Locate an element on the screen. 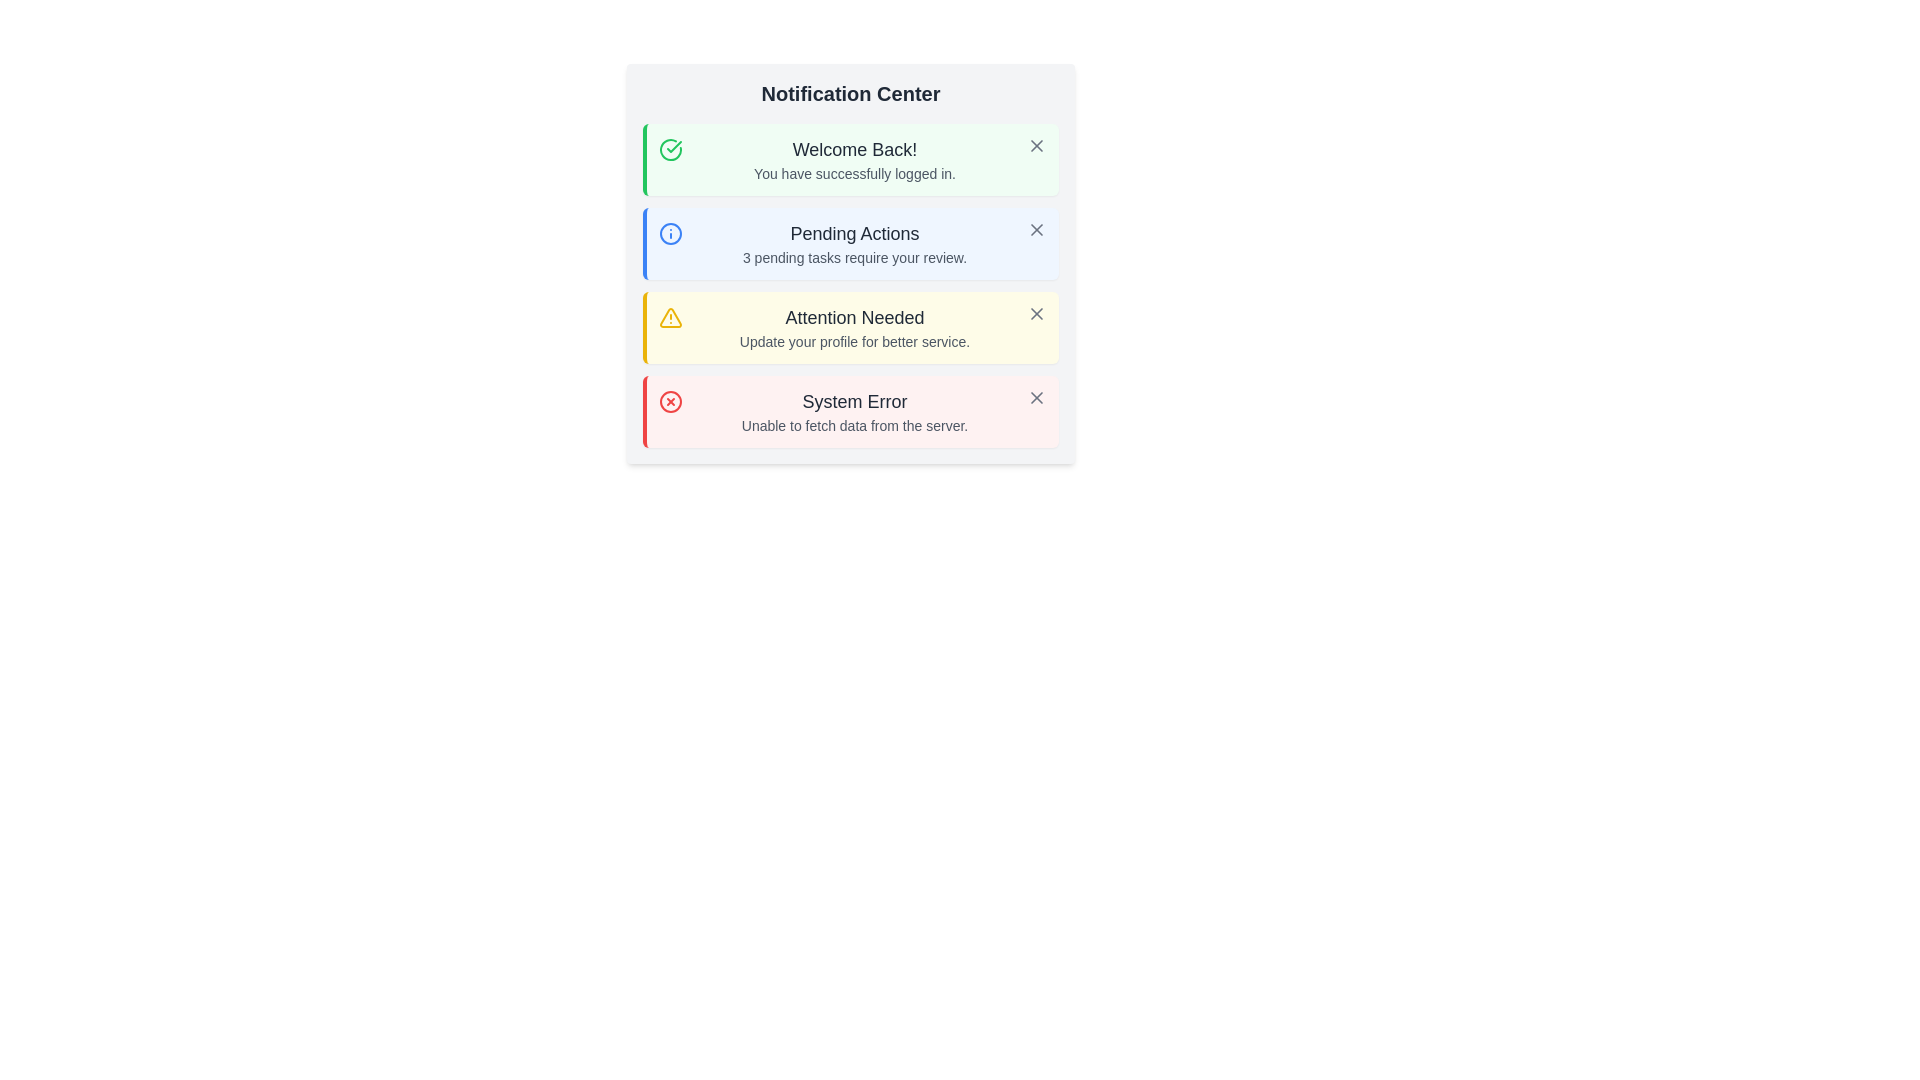  the yellow warning triangle icon with an exclamation mark located next to the 'Attention Needed' notification in the third notification card of the Notification Center is located at coordinates (671, 316).